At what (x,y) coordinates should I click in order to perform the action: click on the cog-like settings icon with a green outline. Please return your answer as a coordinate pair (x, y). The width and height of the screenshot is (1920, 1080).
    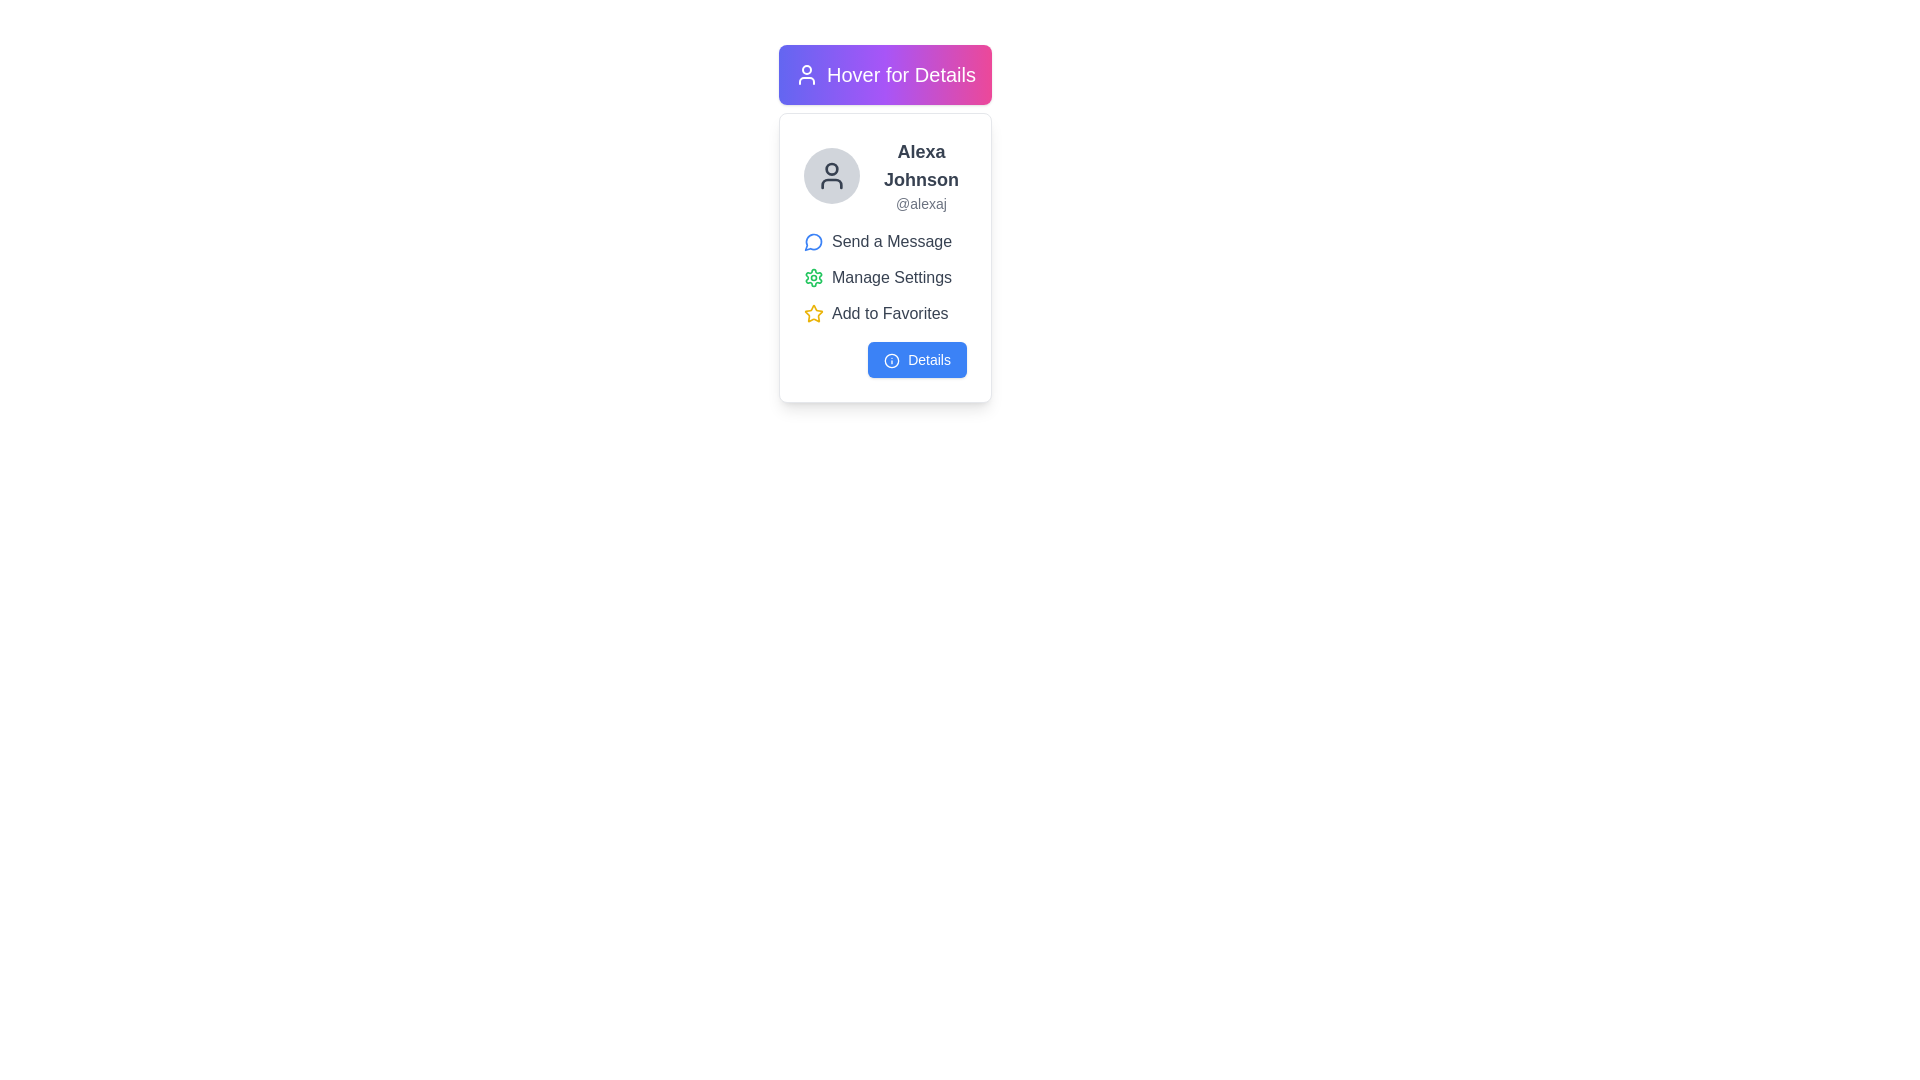
    Looking at the image, I should click on (814, 277).